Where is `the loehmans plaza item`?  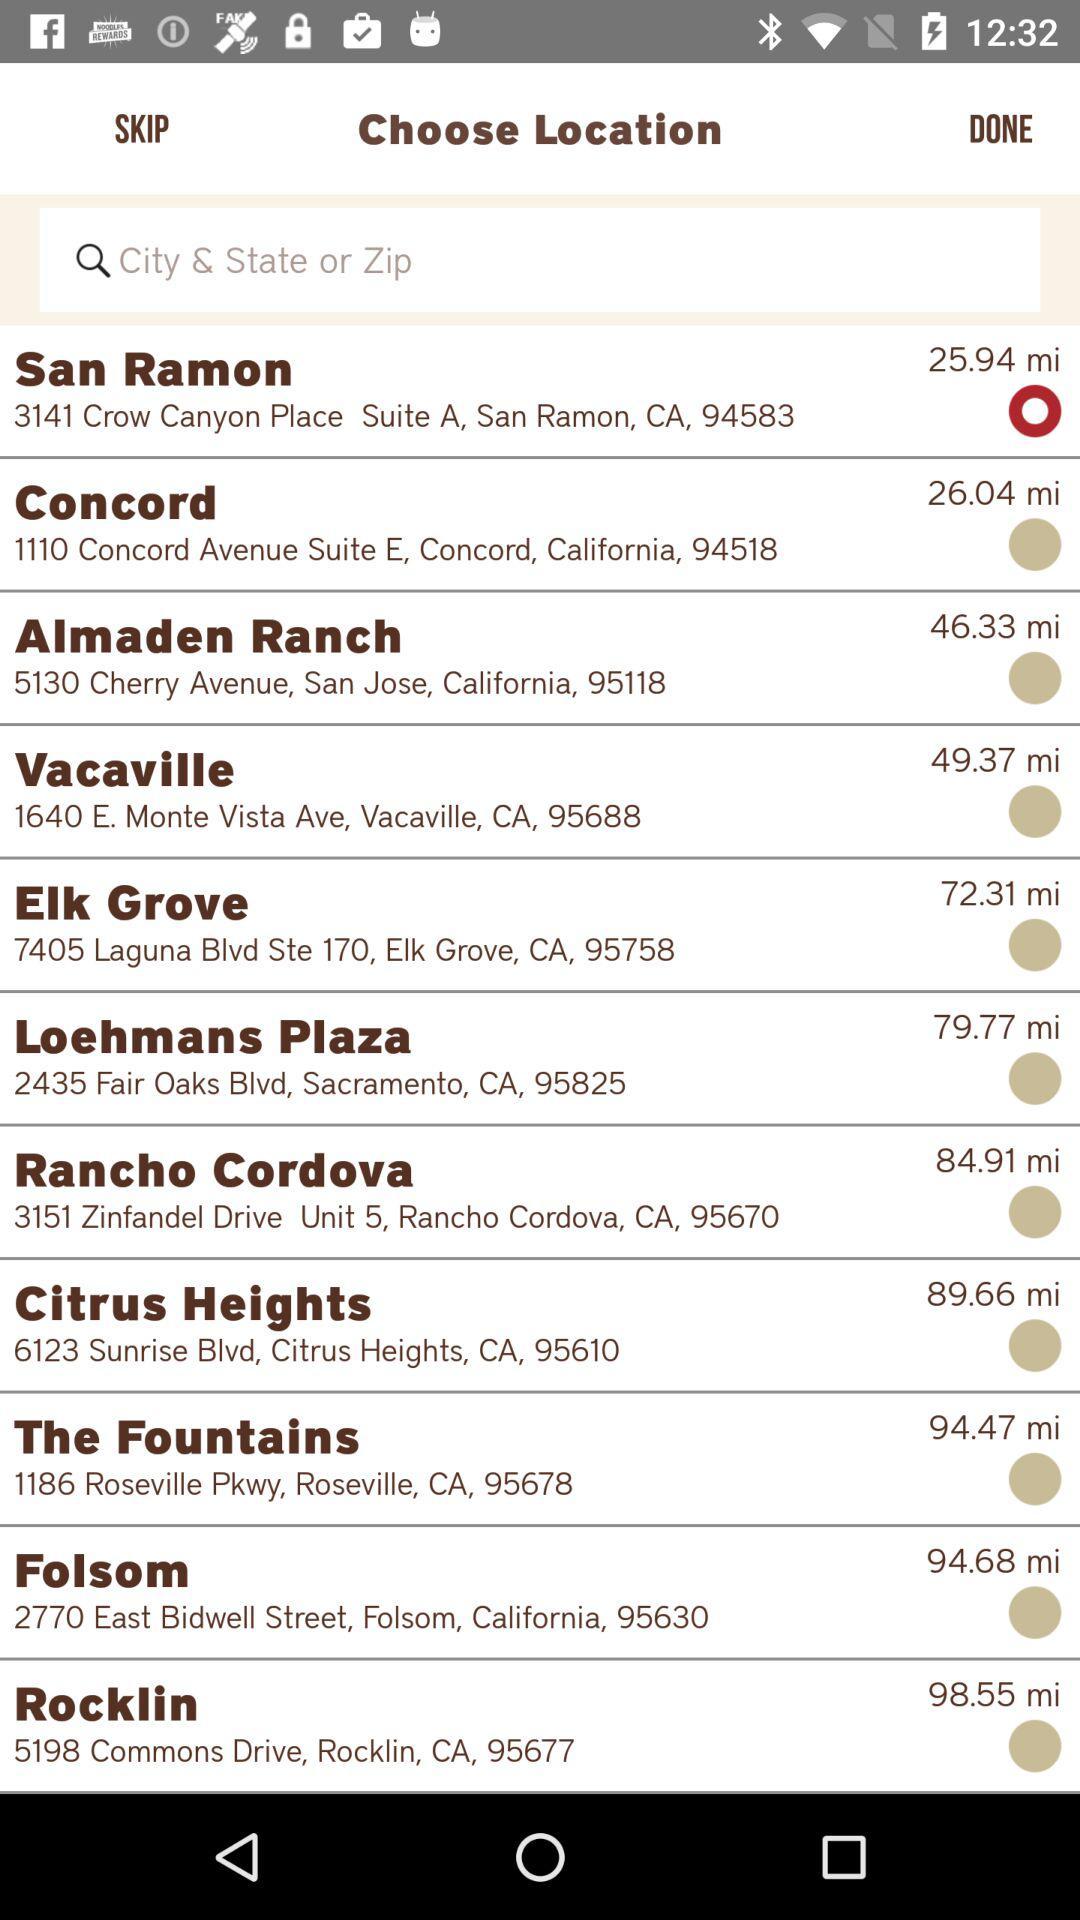 the loehmans plaza item is located at coordinates (473, 1035).